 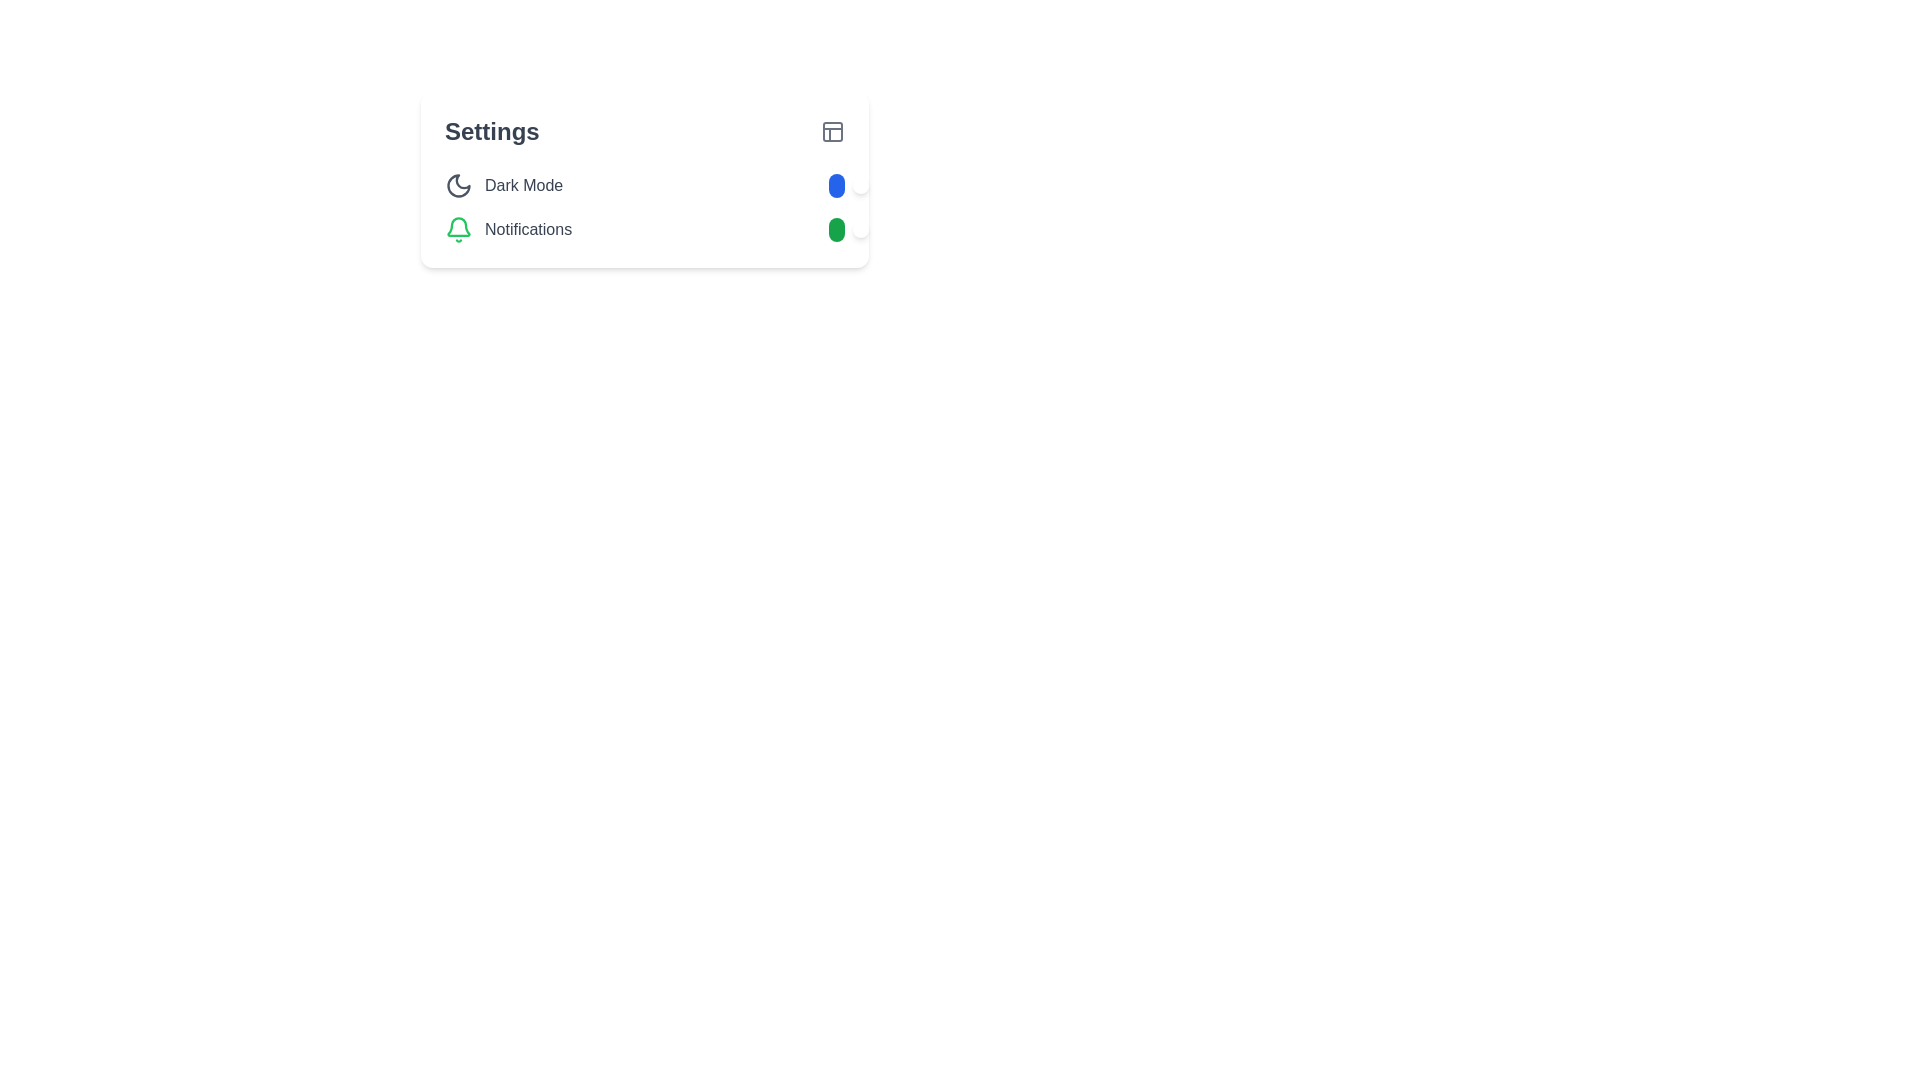 What do you see at coordinates (458, 185) in the screenshot?
I see `the Dark Mode icon located at the top-left region of the settings panel, which is visually linked to the 'Dark Mode' text label` at bounding box center [458, 185].